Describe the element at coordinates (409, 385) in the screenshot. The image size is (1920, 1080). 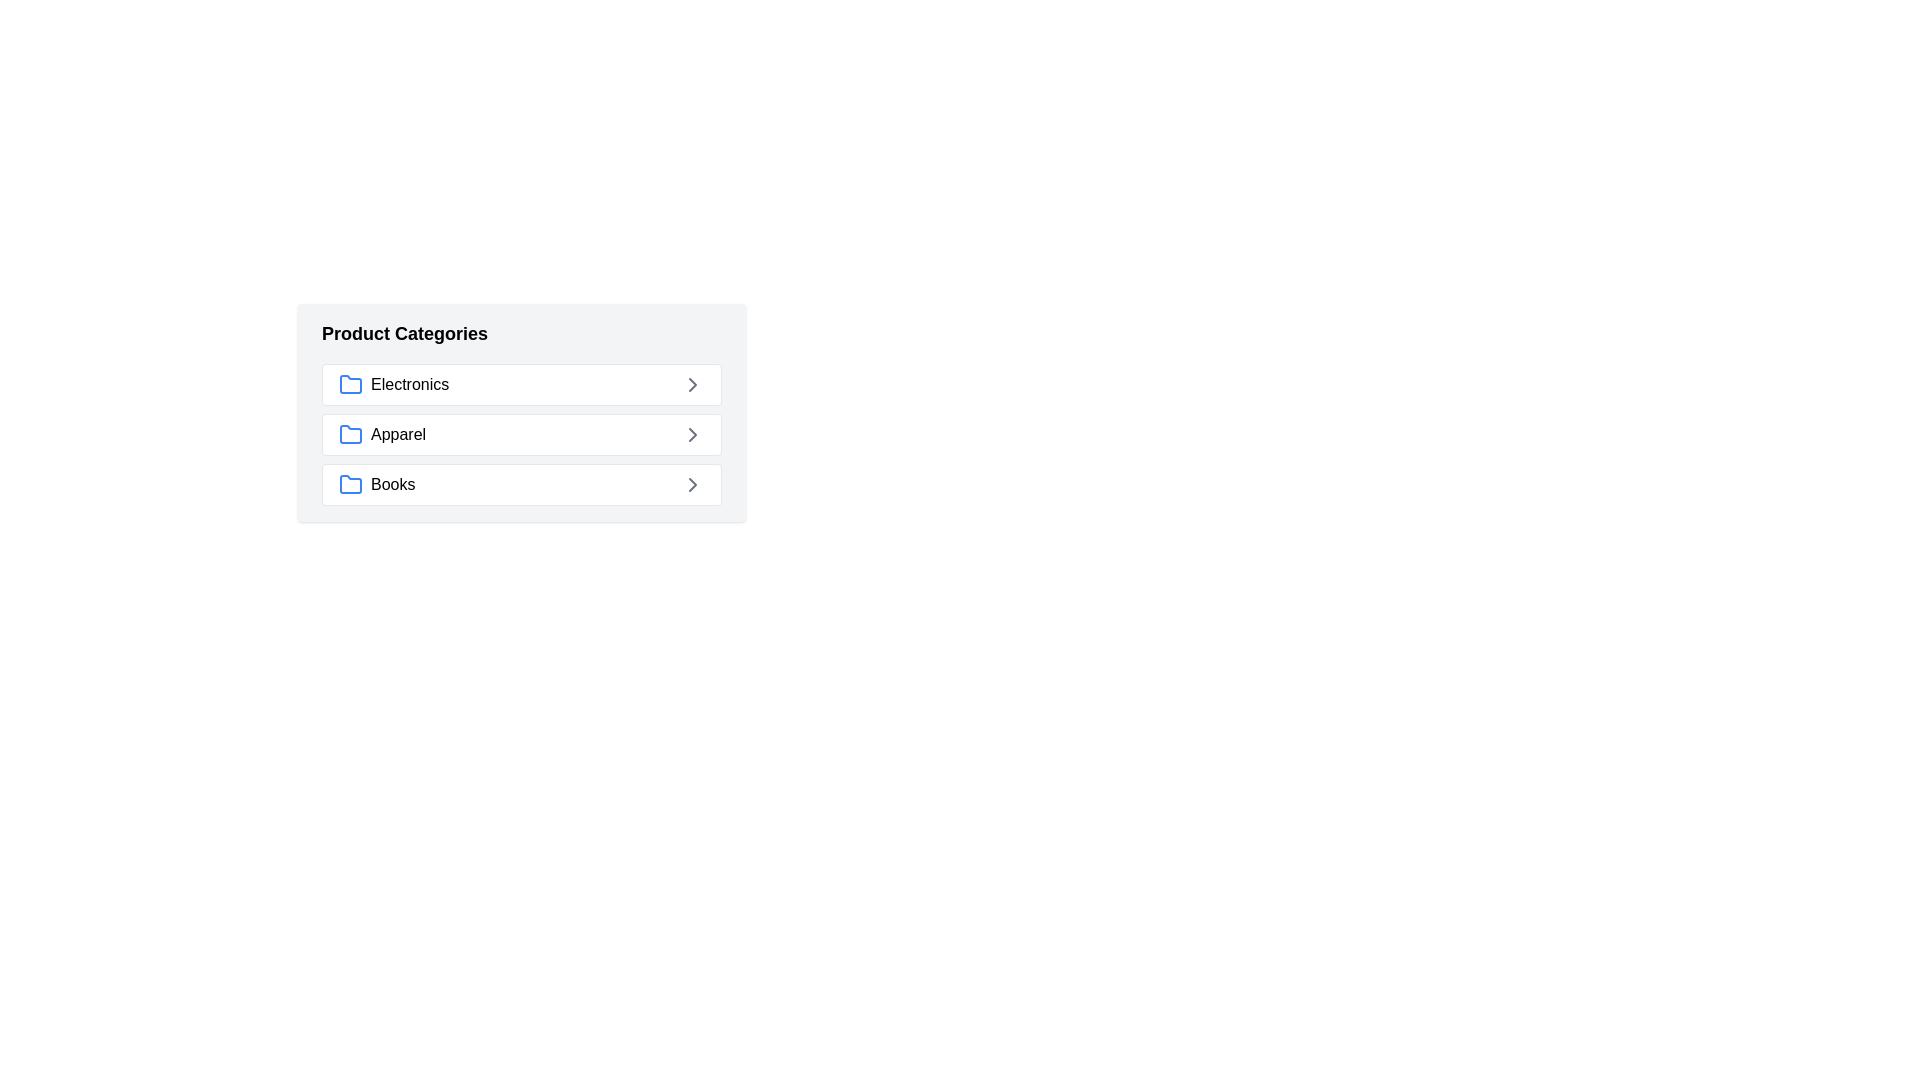
I see `the 'Electronics' text label, which indicates the Electronics category in the product categories list` at that location.